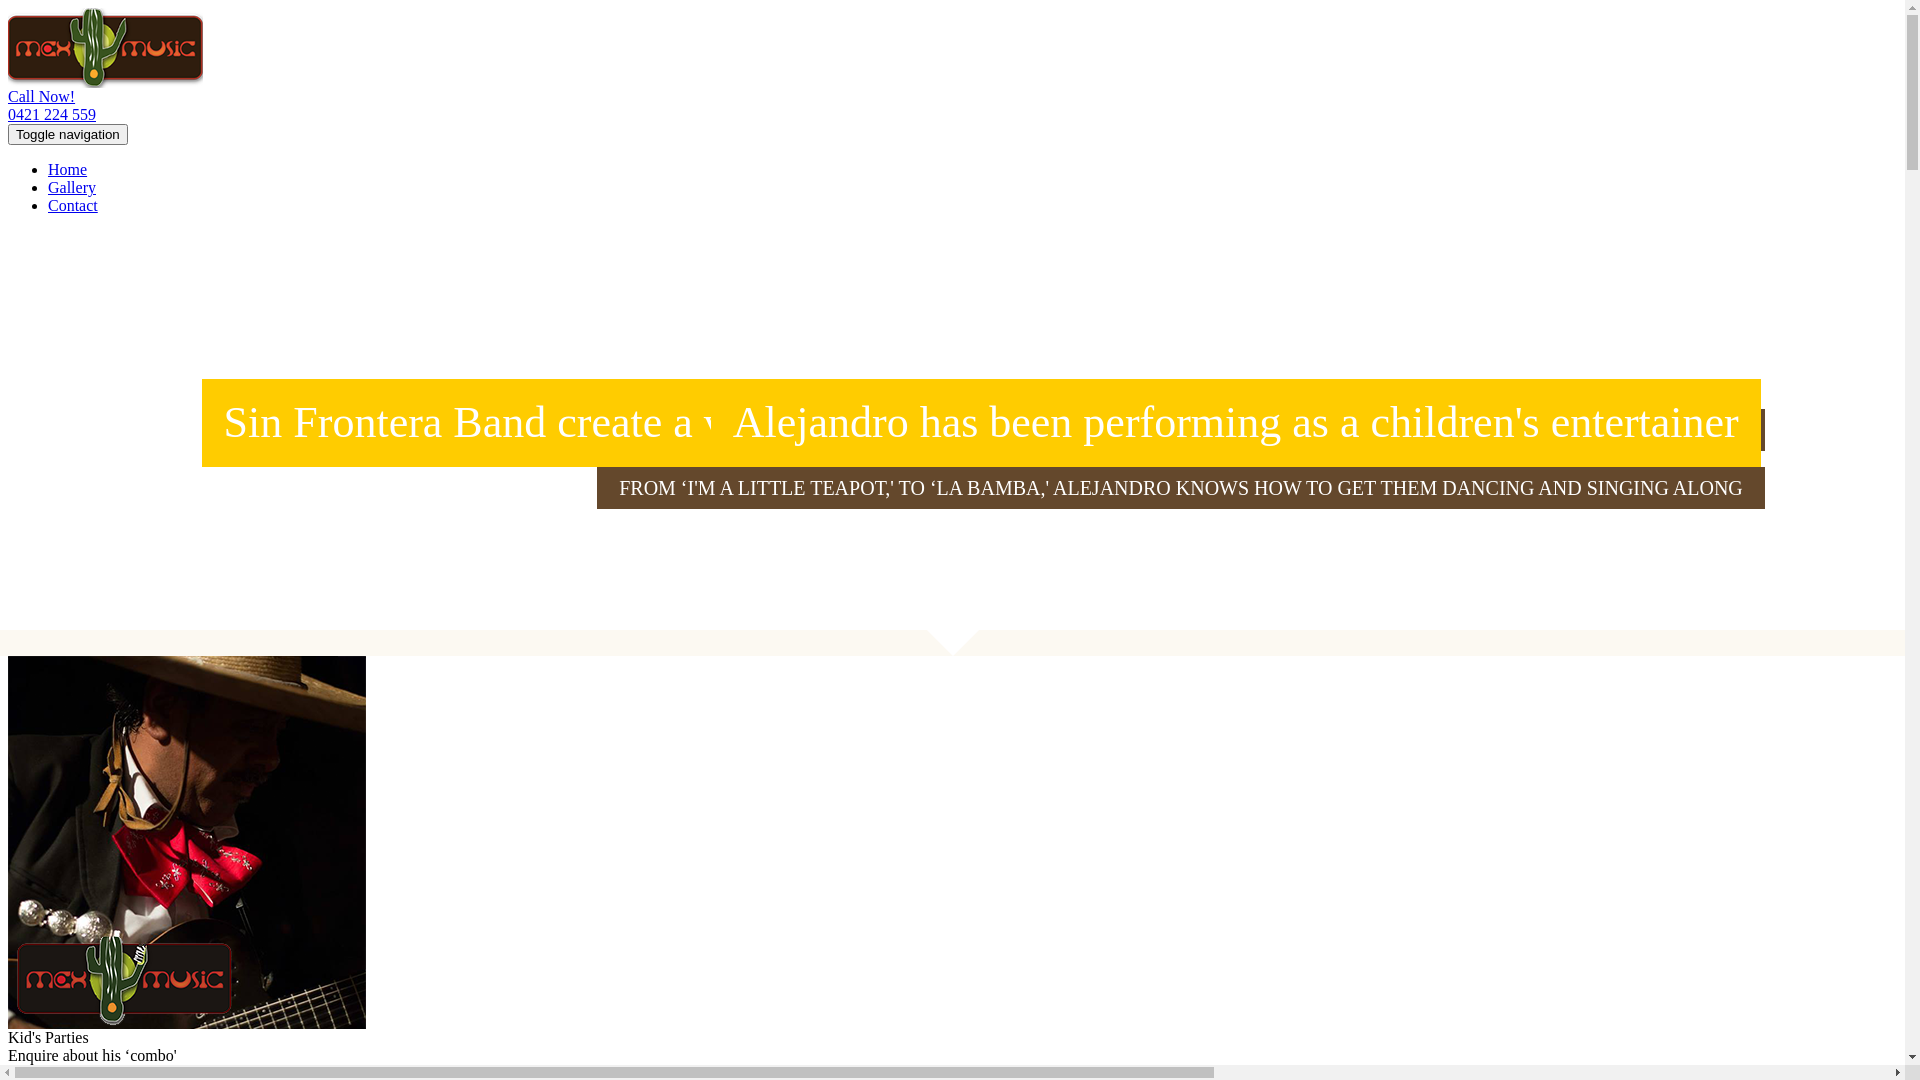 Image resolution: width=1920 pixels, height=1080 pixels. What do you see at coordinates (67, 168) in the screenshot?
I see `'Home'` at bounding box center [67, 168].